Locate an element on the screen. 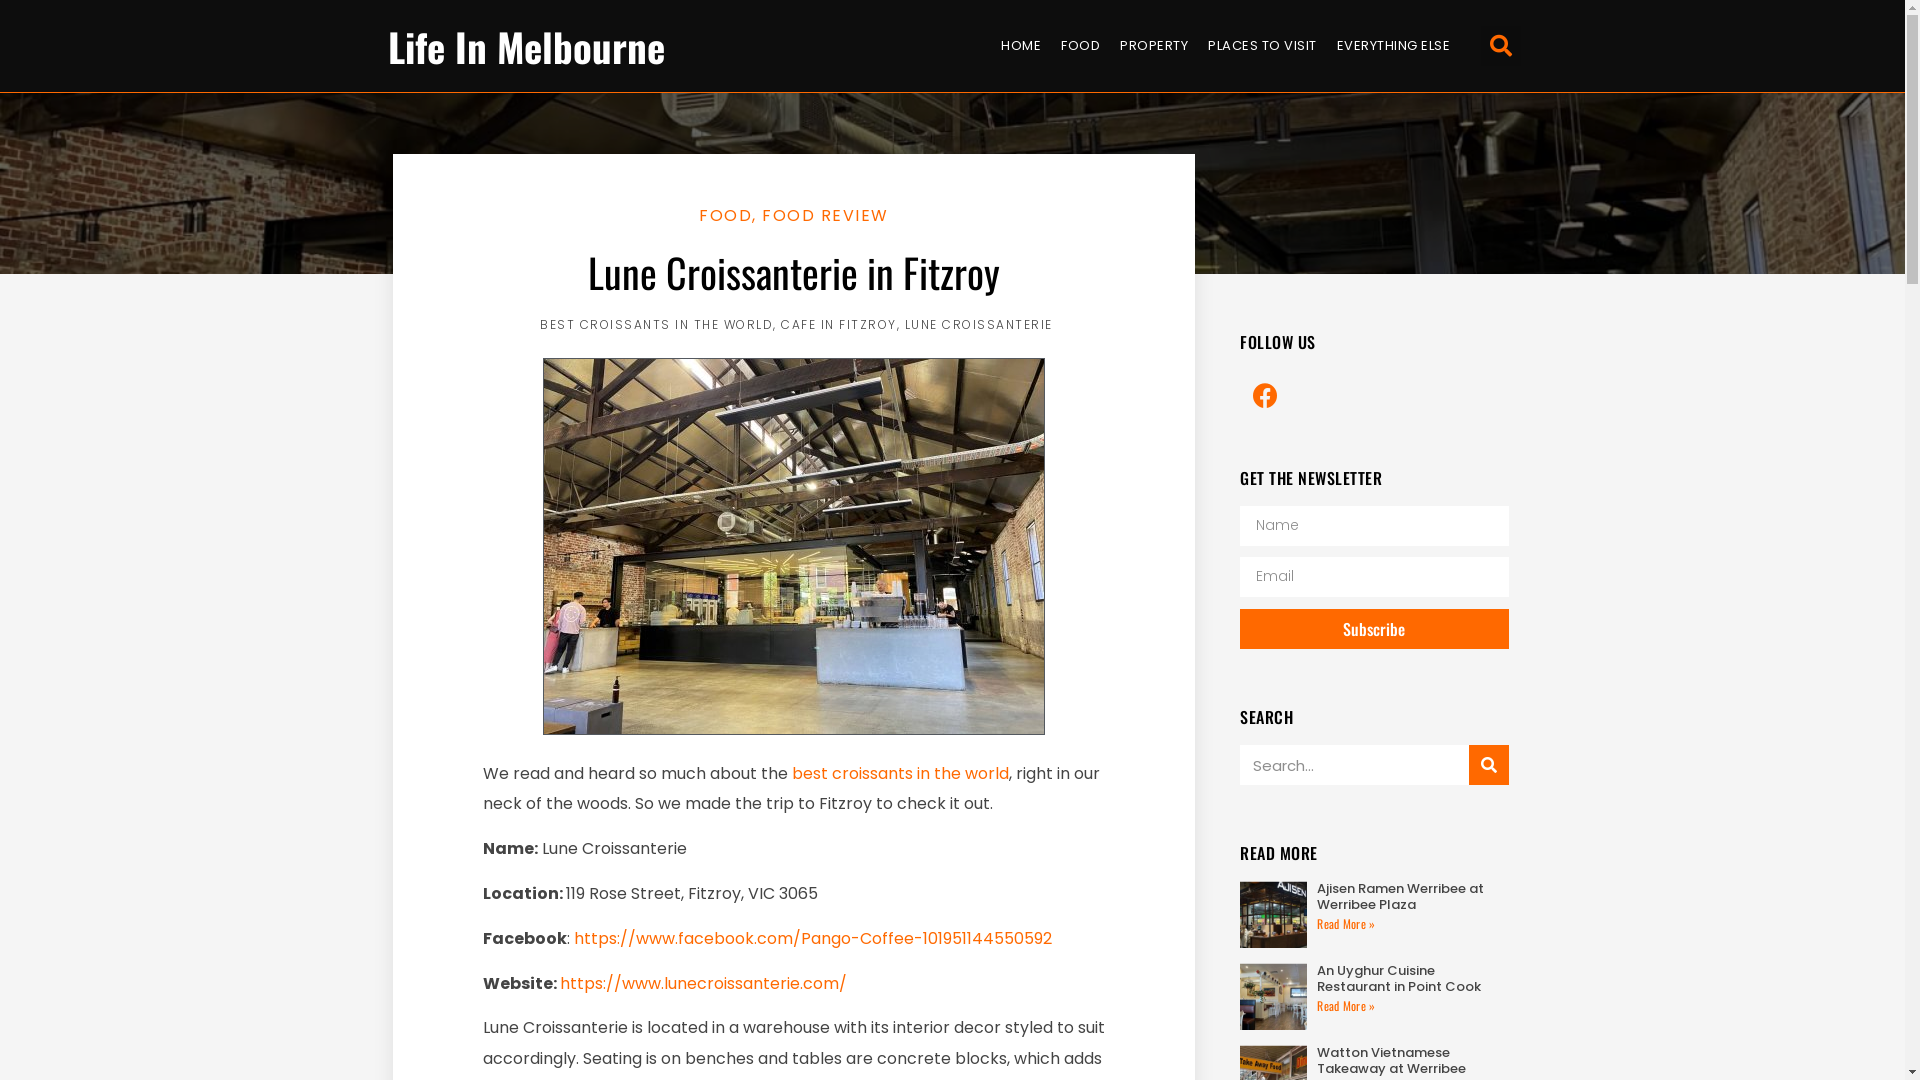 The width and height of the screenshot is (1920, 1080). 'best croissants in the world' is located at coordinates (899, 772).